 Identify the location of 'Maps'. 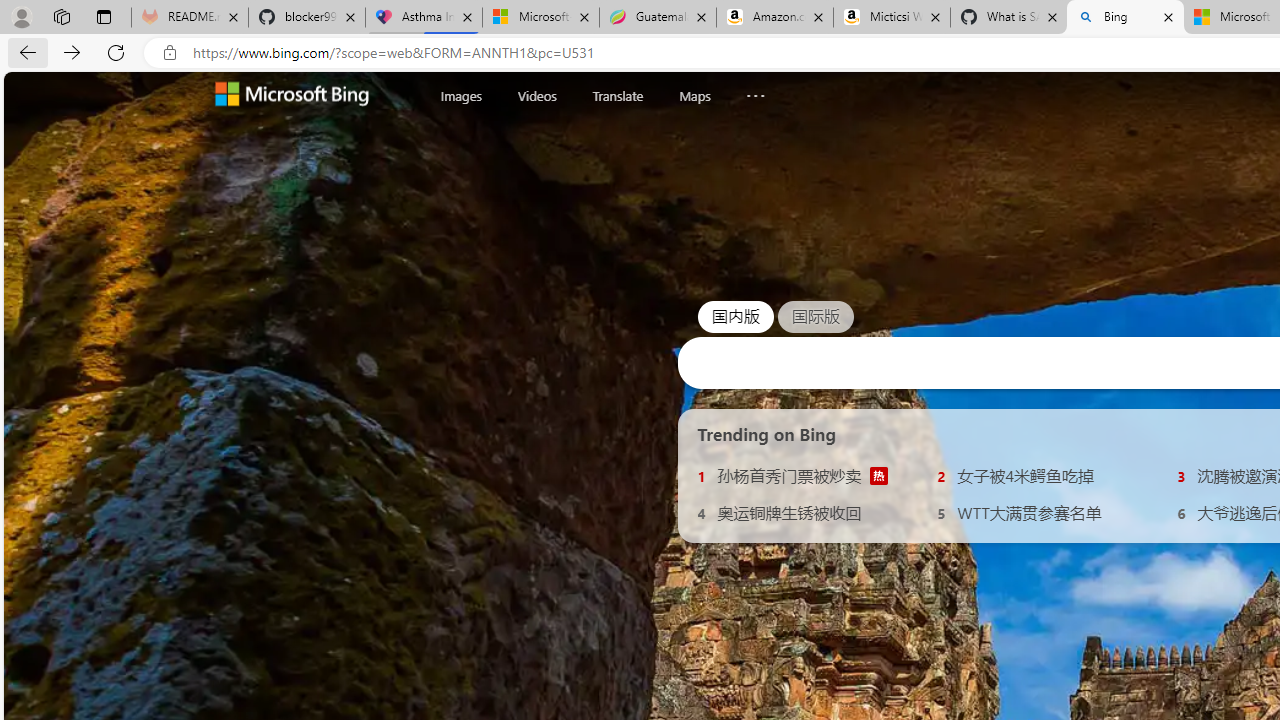
(694, 95).